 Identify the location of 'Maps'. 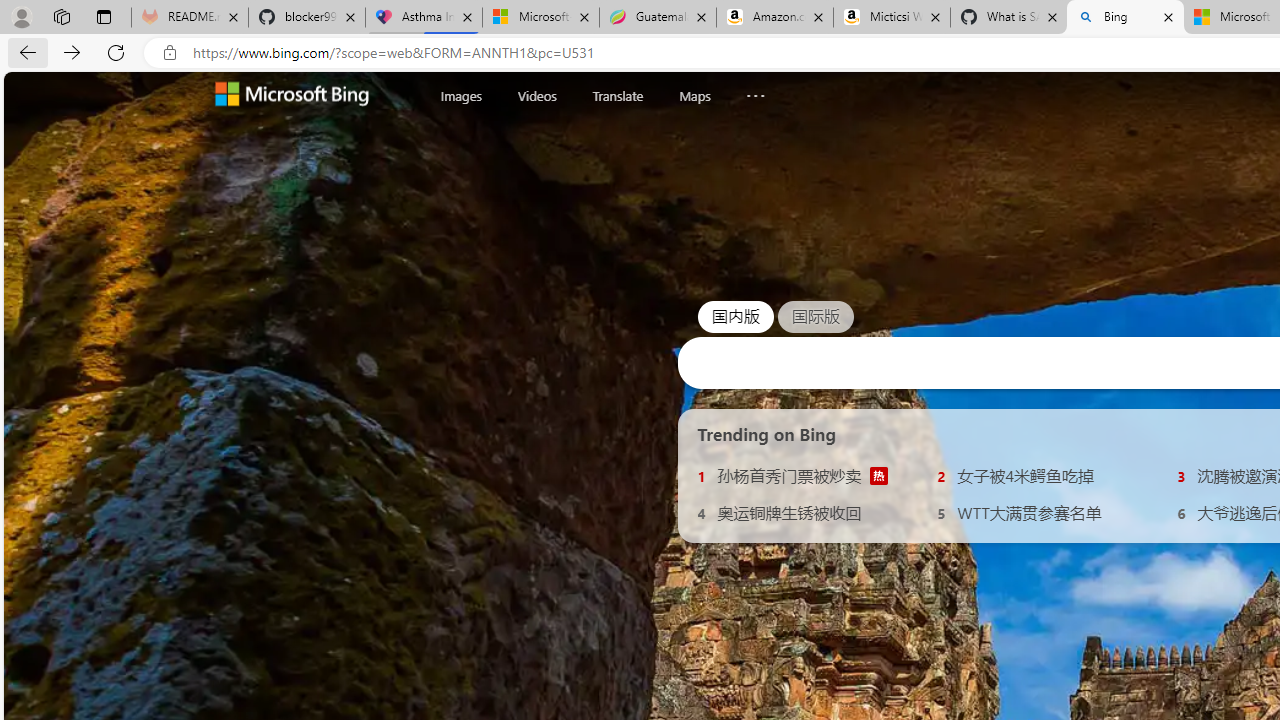
(694, 95).